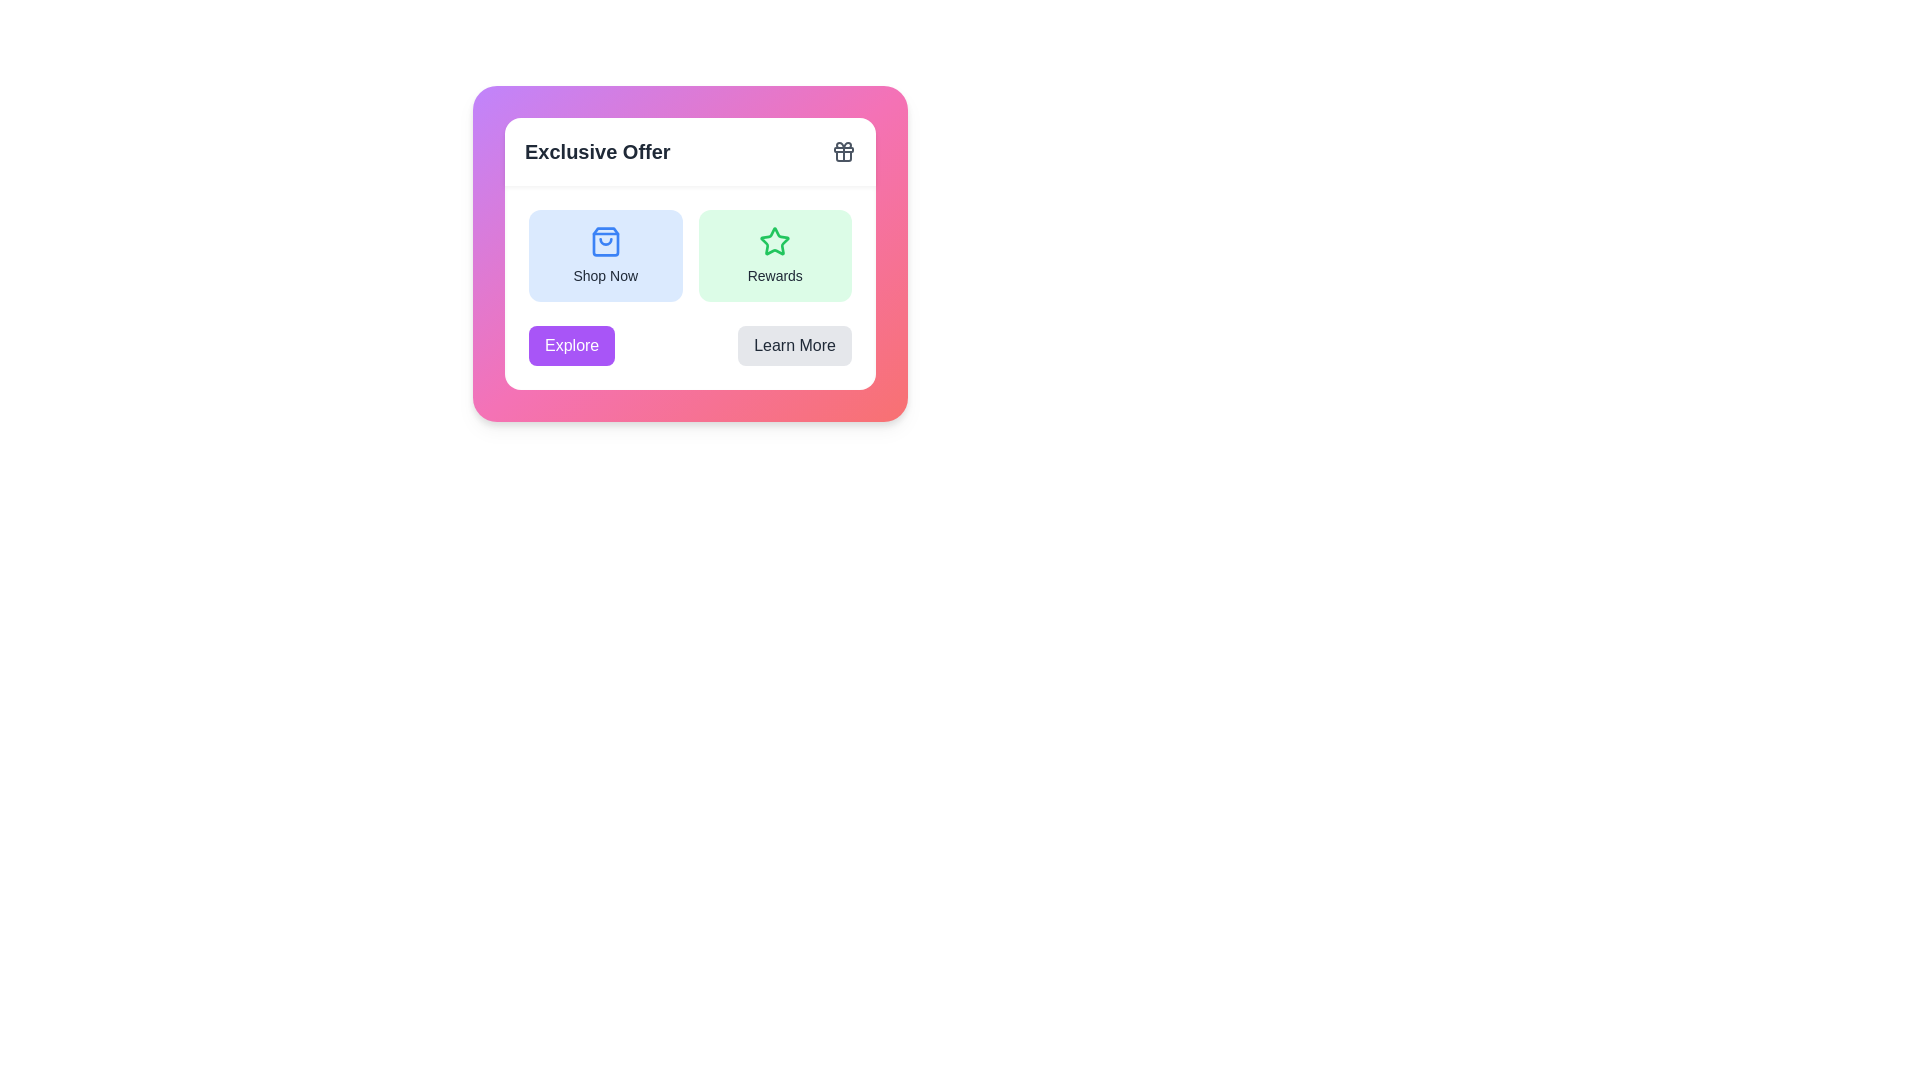  Describe the element at coordinates (774, 240) in the screenshot. I see `the green star icon with a white center located in the 'Rewards' card, which is positioned below 'Exclusive Offer' and above the 'Learn More' button` at that location.